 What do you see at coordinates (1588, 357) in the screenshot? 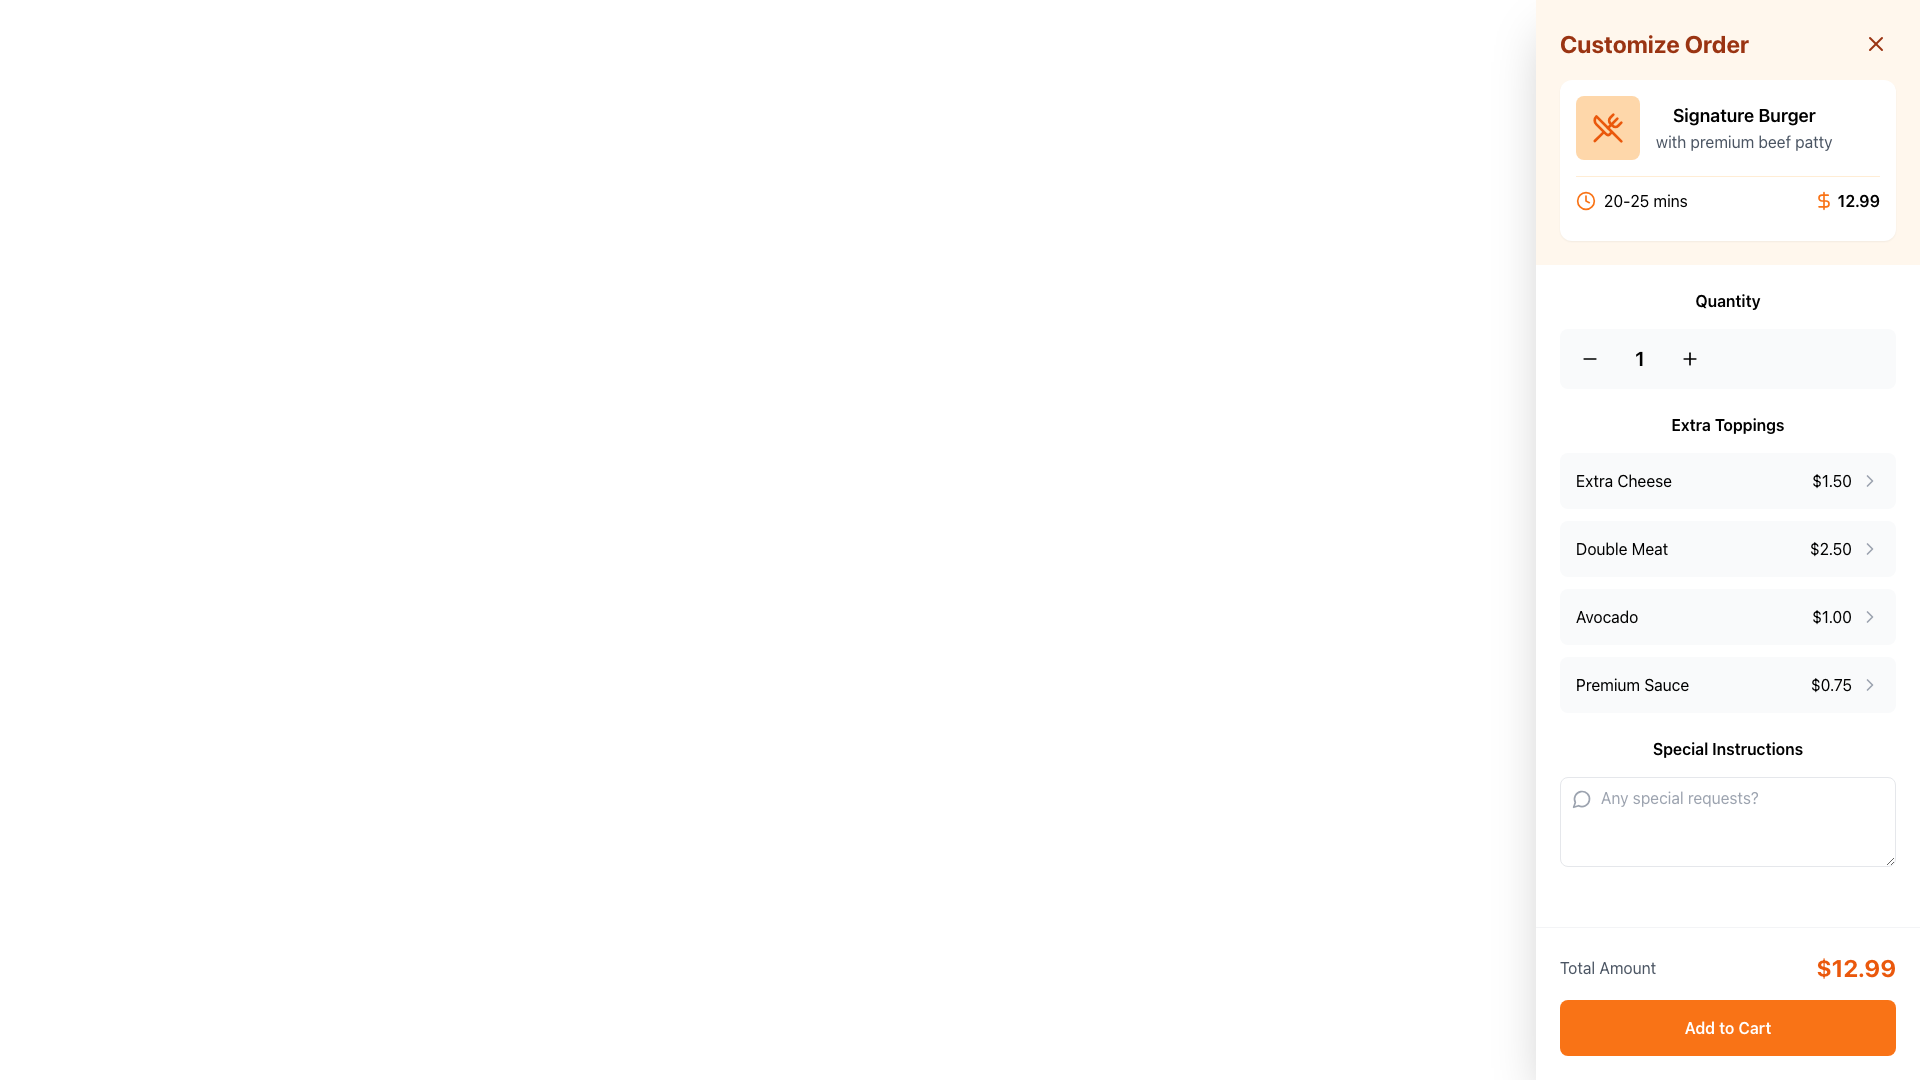
I see `the decrement button for the quantity selector located to the left of the quantity value '1' to change its background` at bounding box center [1588, 357].